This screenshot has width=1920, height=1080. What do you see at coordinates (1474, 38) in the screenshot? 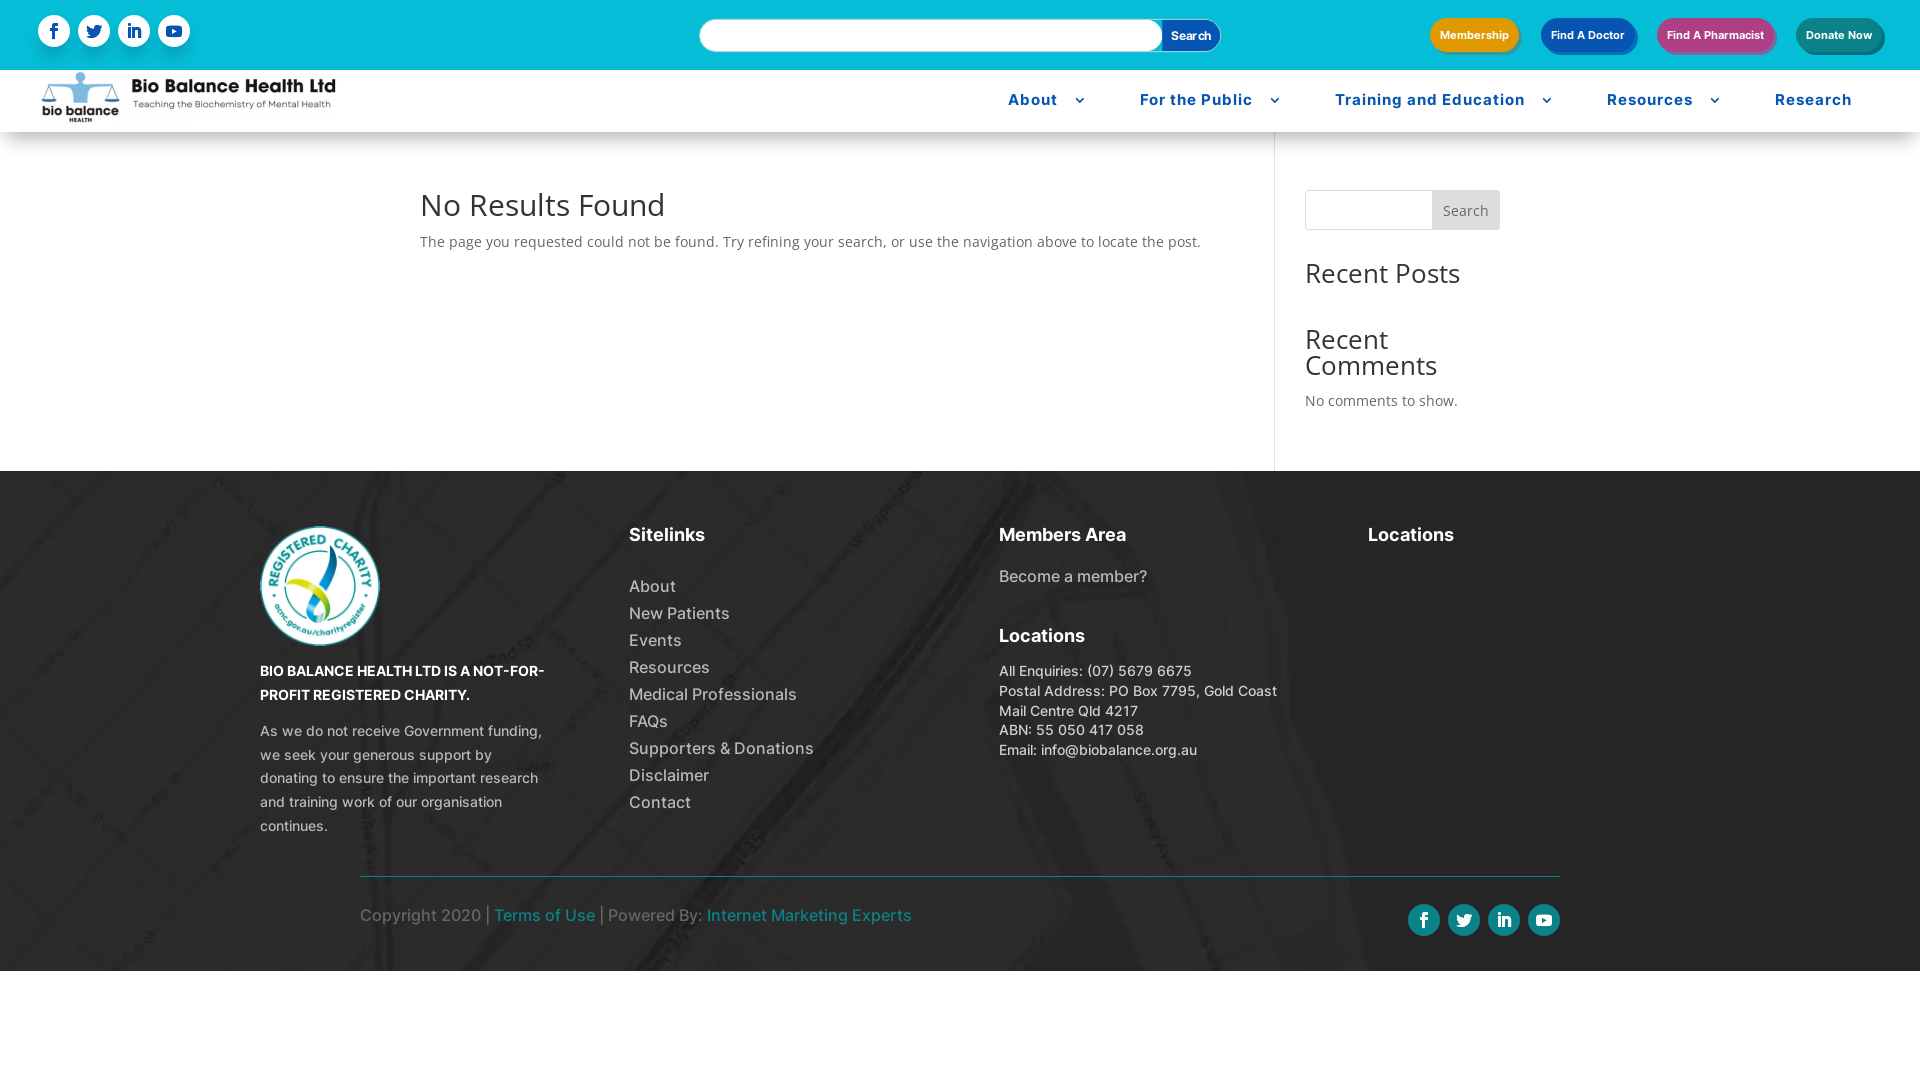
I see `'Membership'` at bounding box center [1474, 38].